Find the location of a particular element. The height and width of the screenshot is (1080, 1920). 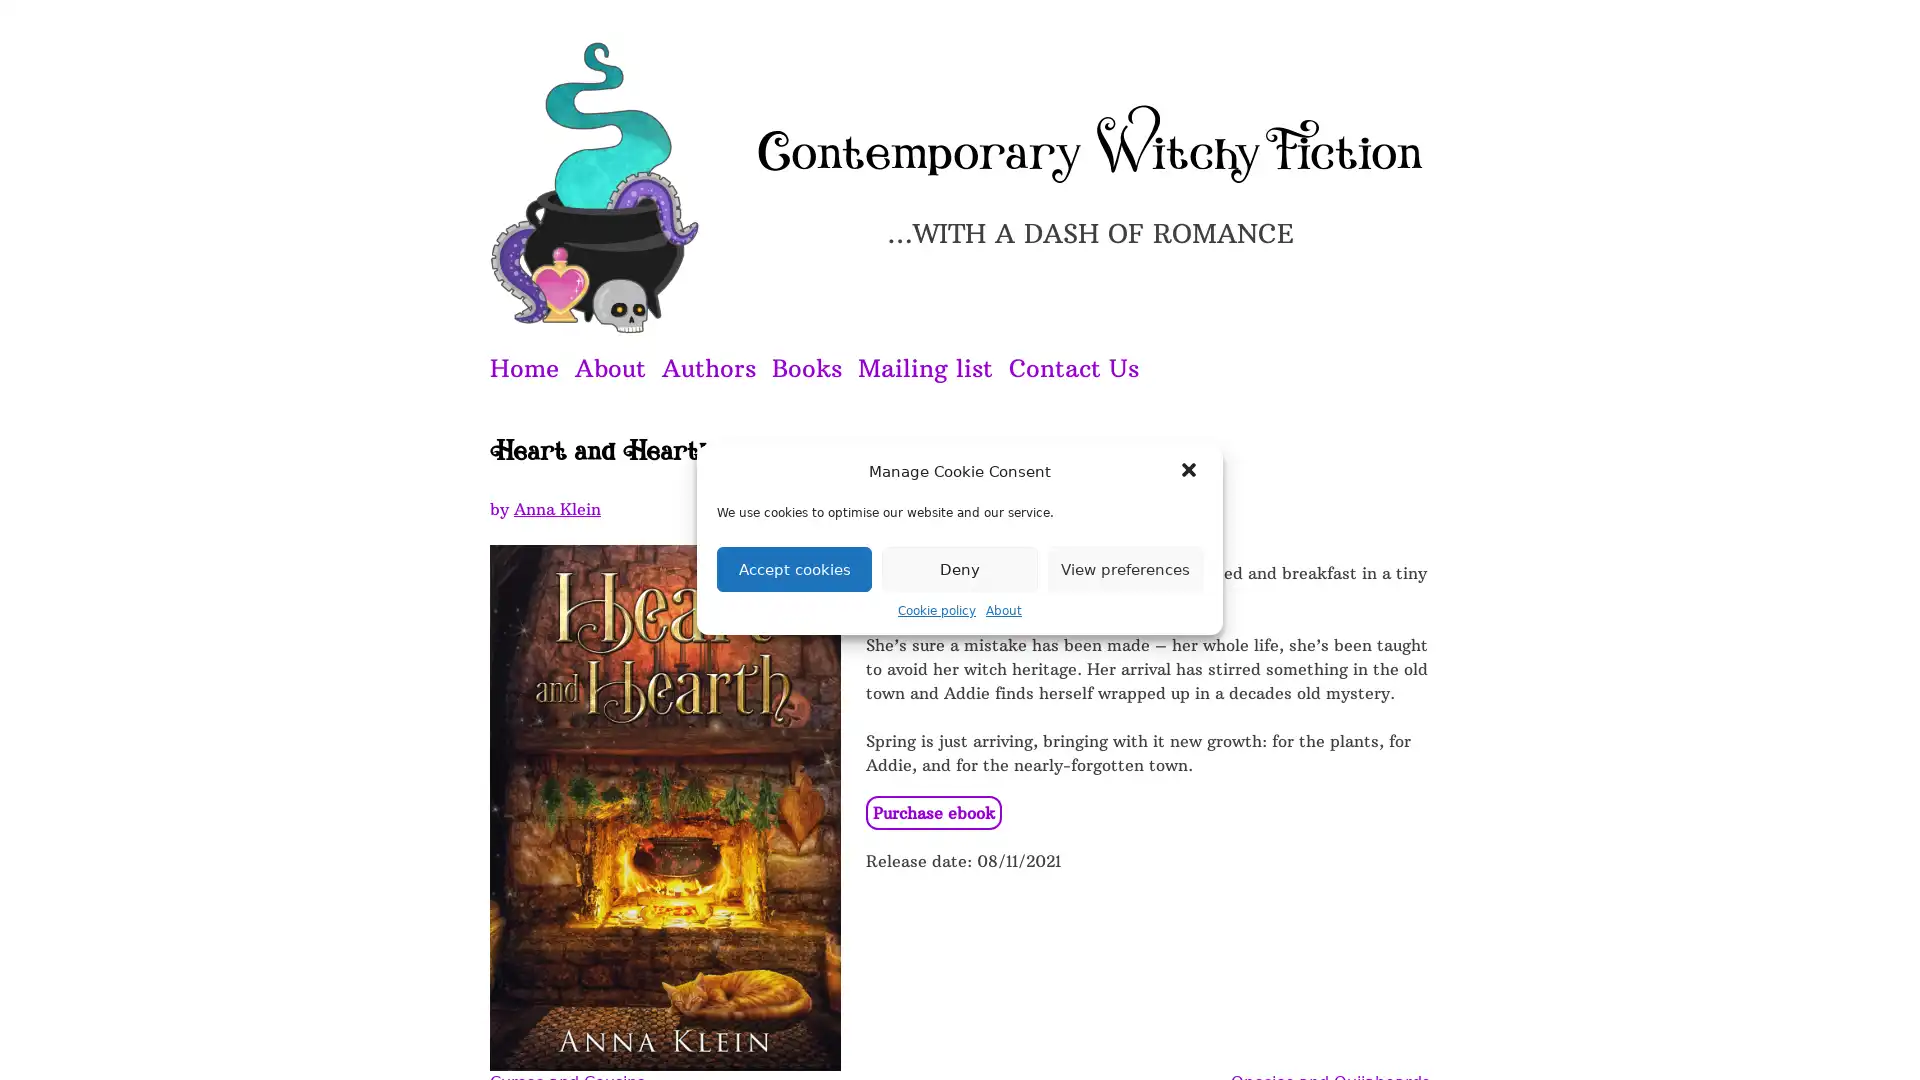

Deny is located at coordinates (958, 569).